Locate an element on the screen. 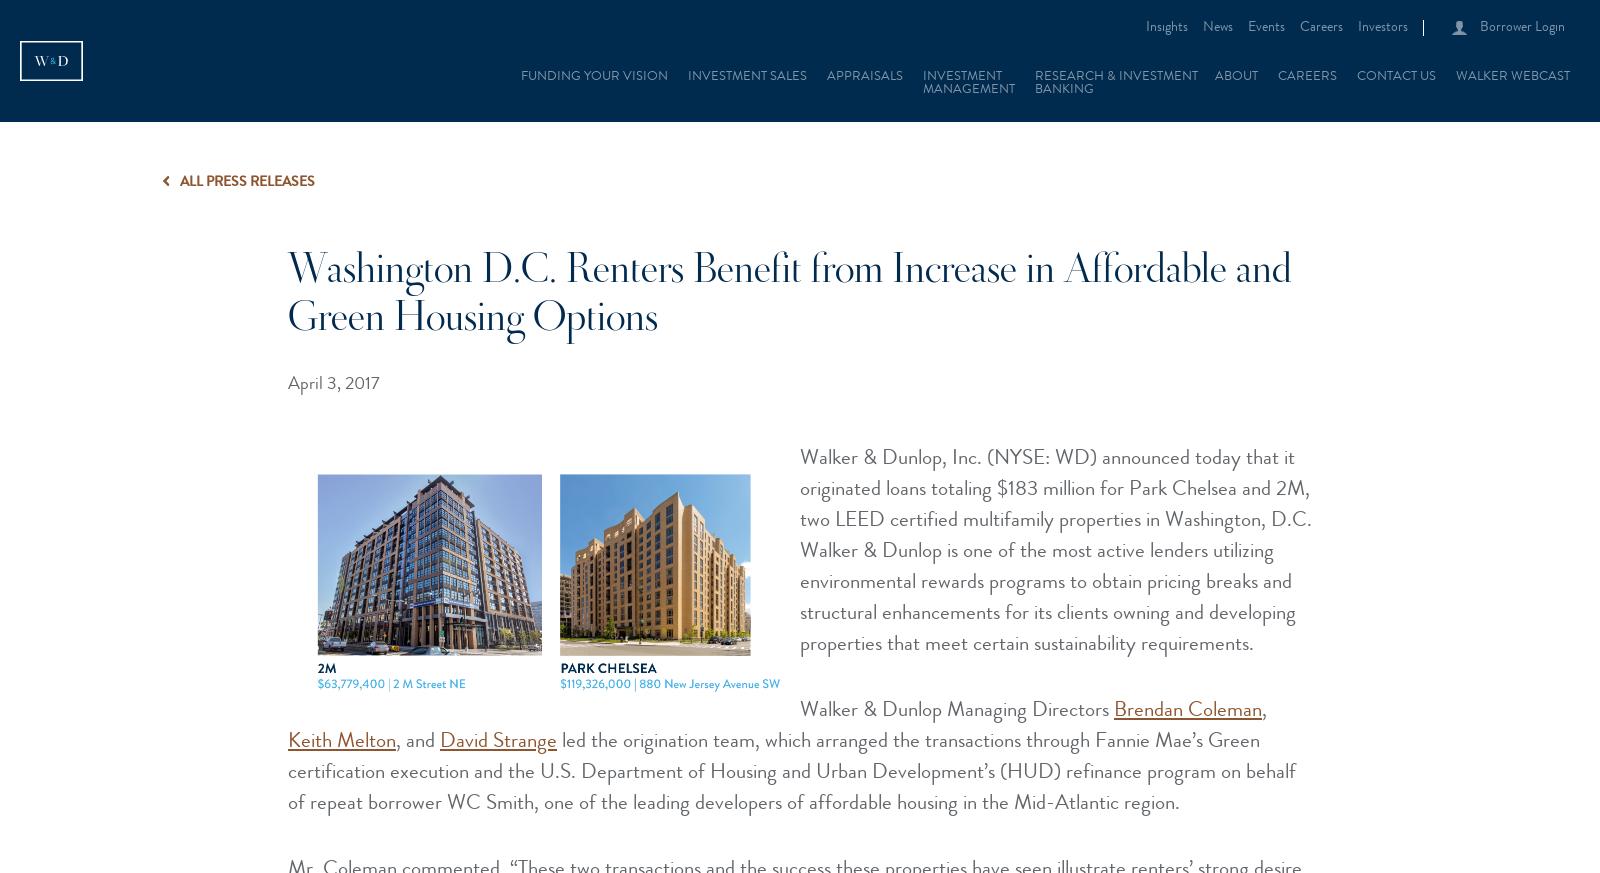  'Insights' is located at coordinates (1167, 27).